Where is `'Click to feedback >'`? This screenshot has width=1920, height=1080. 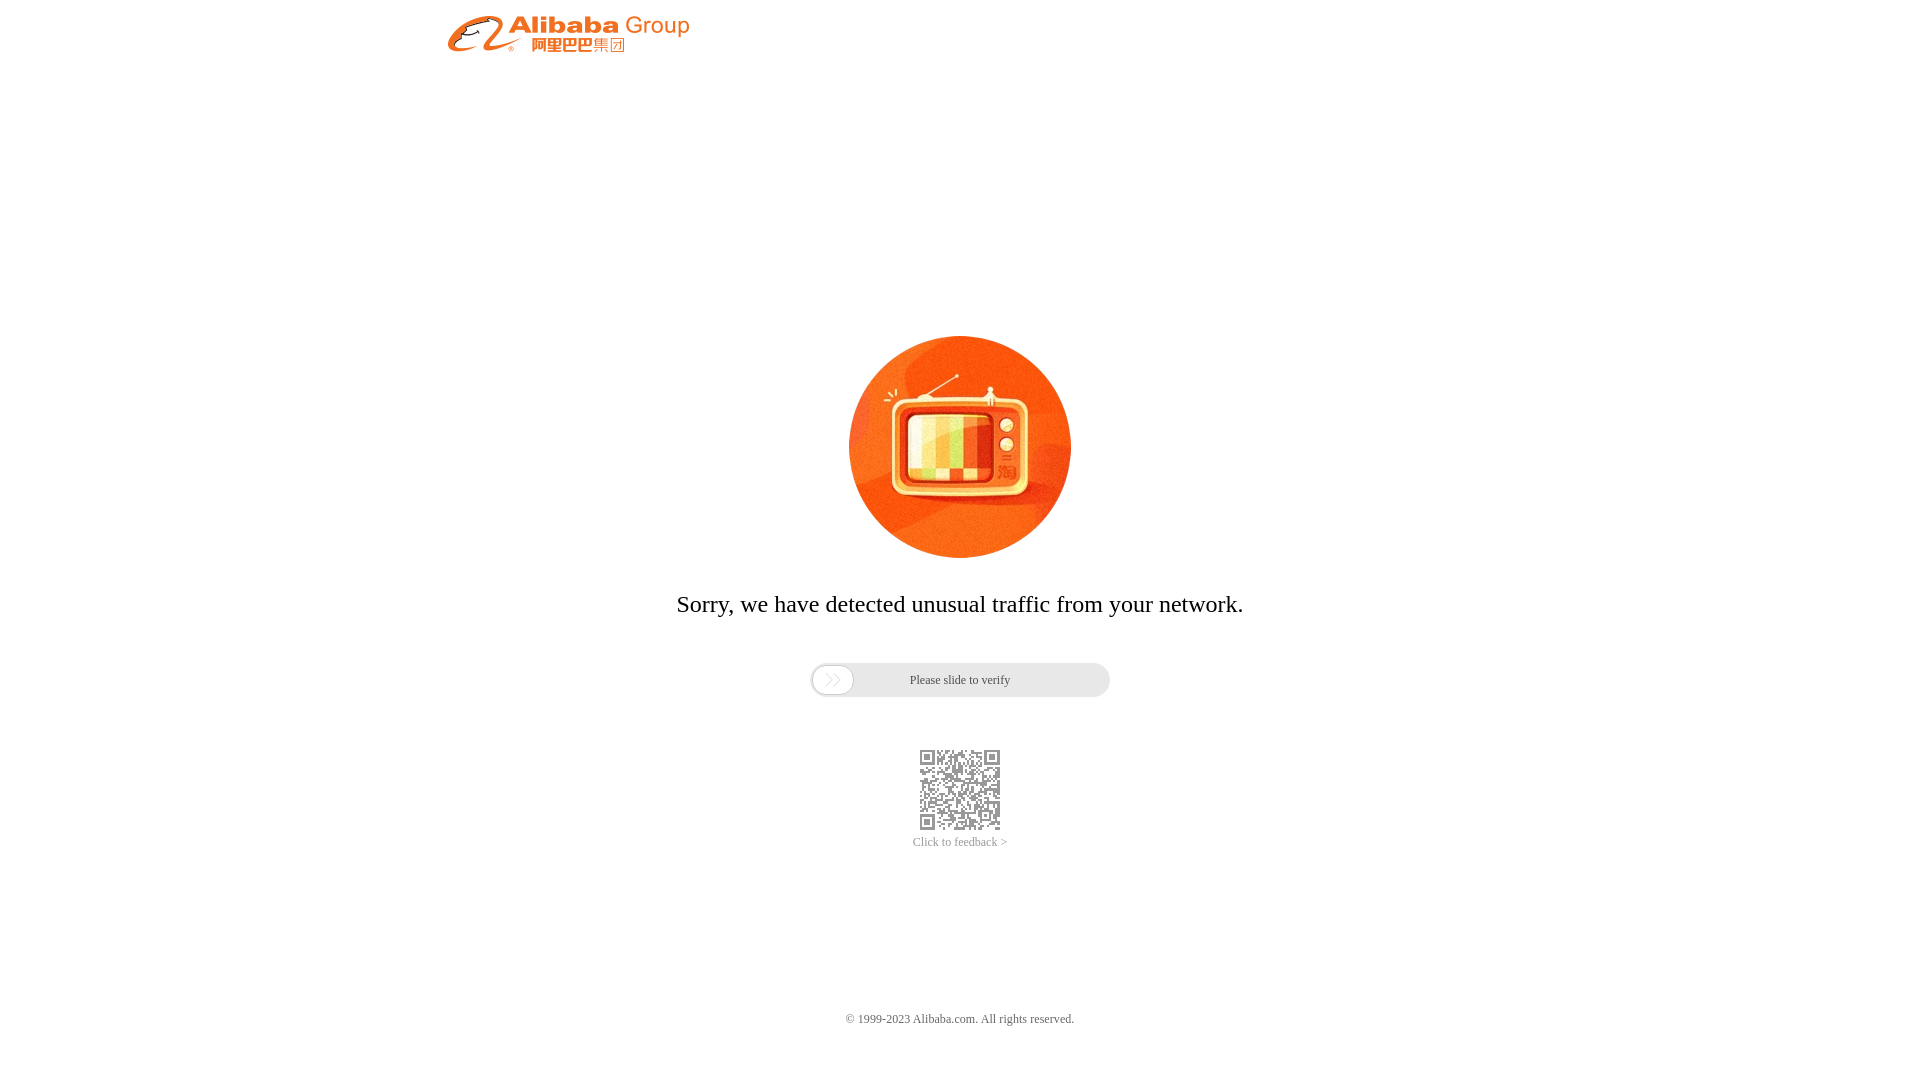
'Click to feedback >' is located at coordinates (960, 842).